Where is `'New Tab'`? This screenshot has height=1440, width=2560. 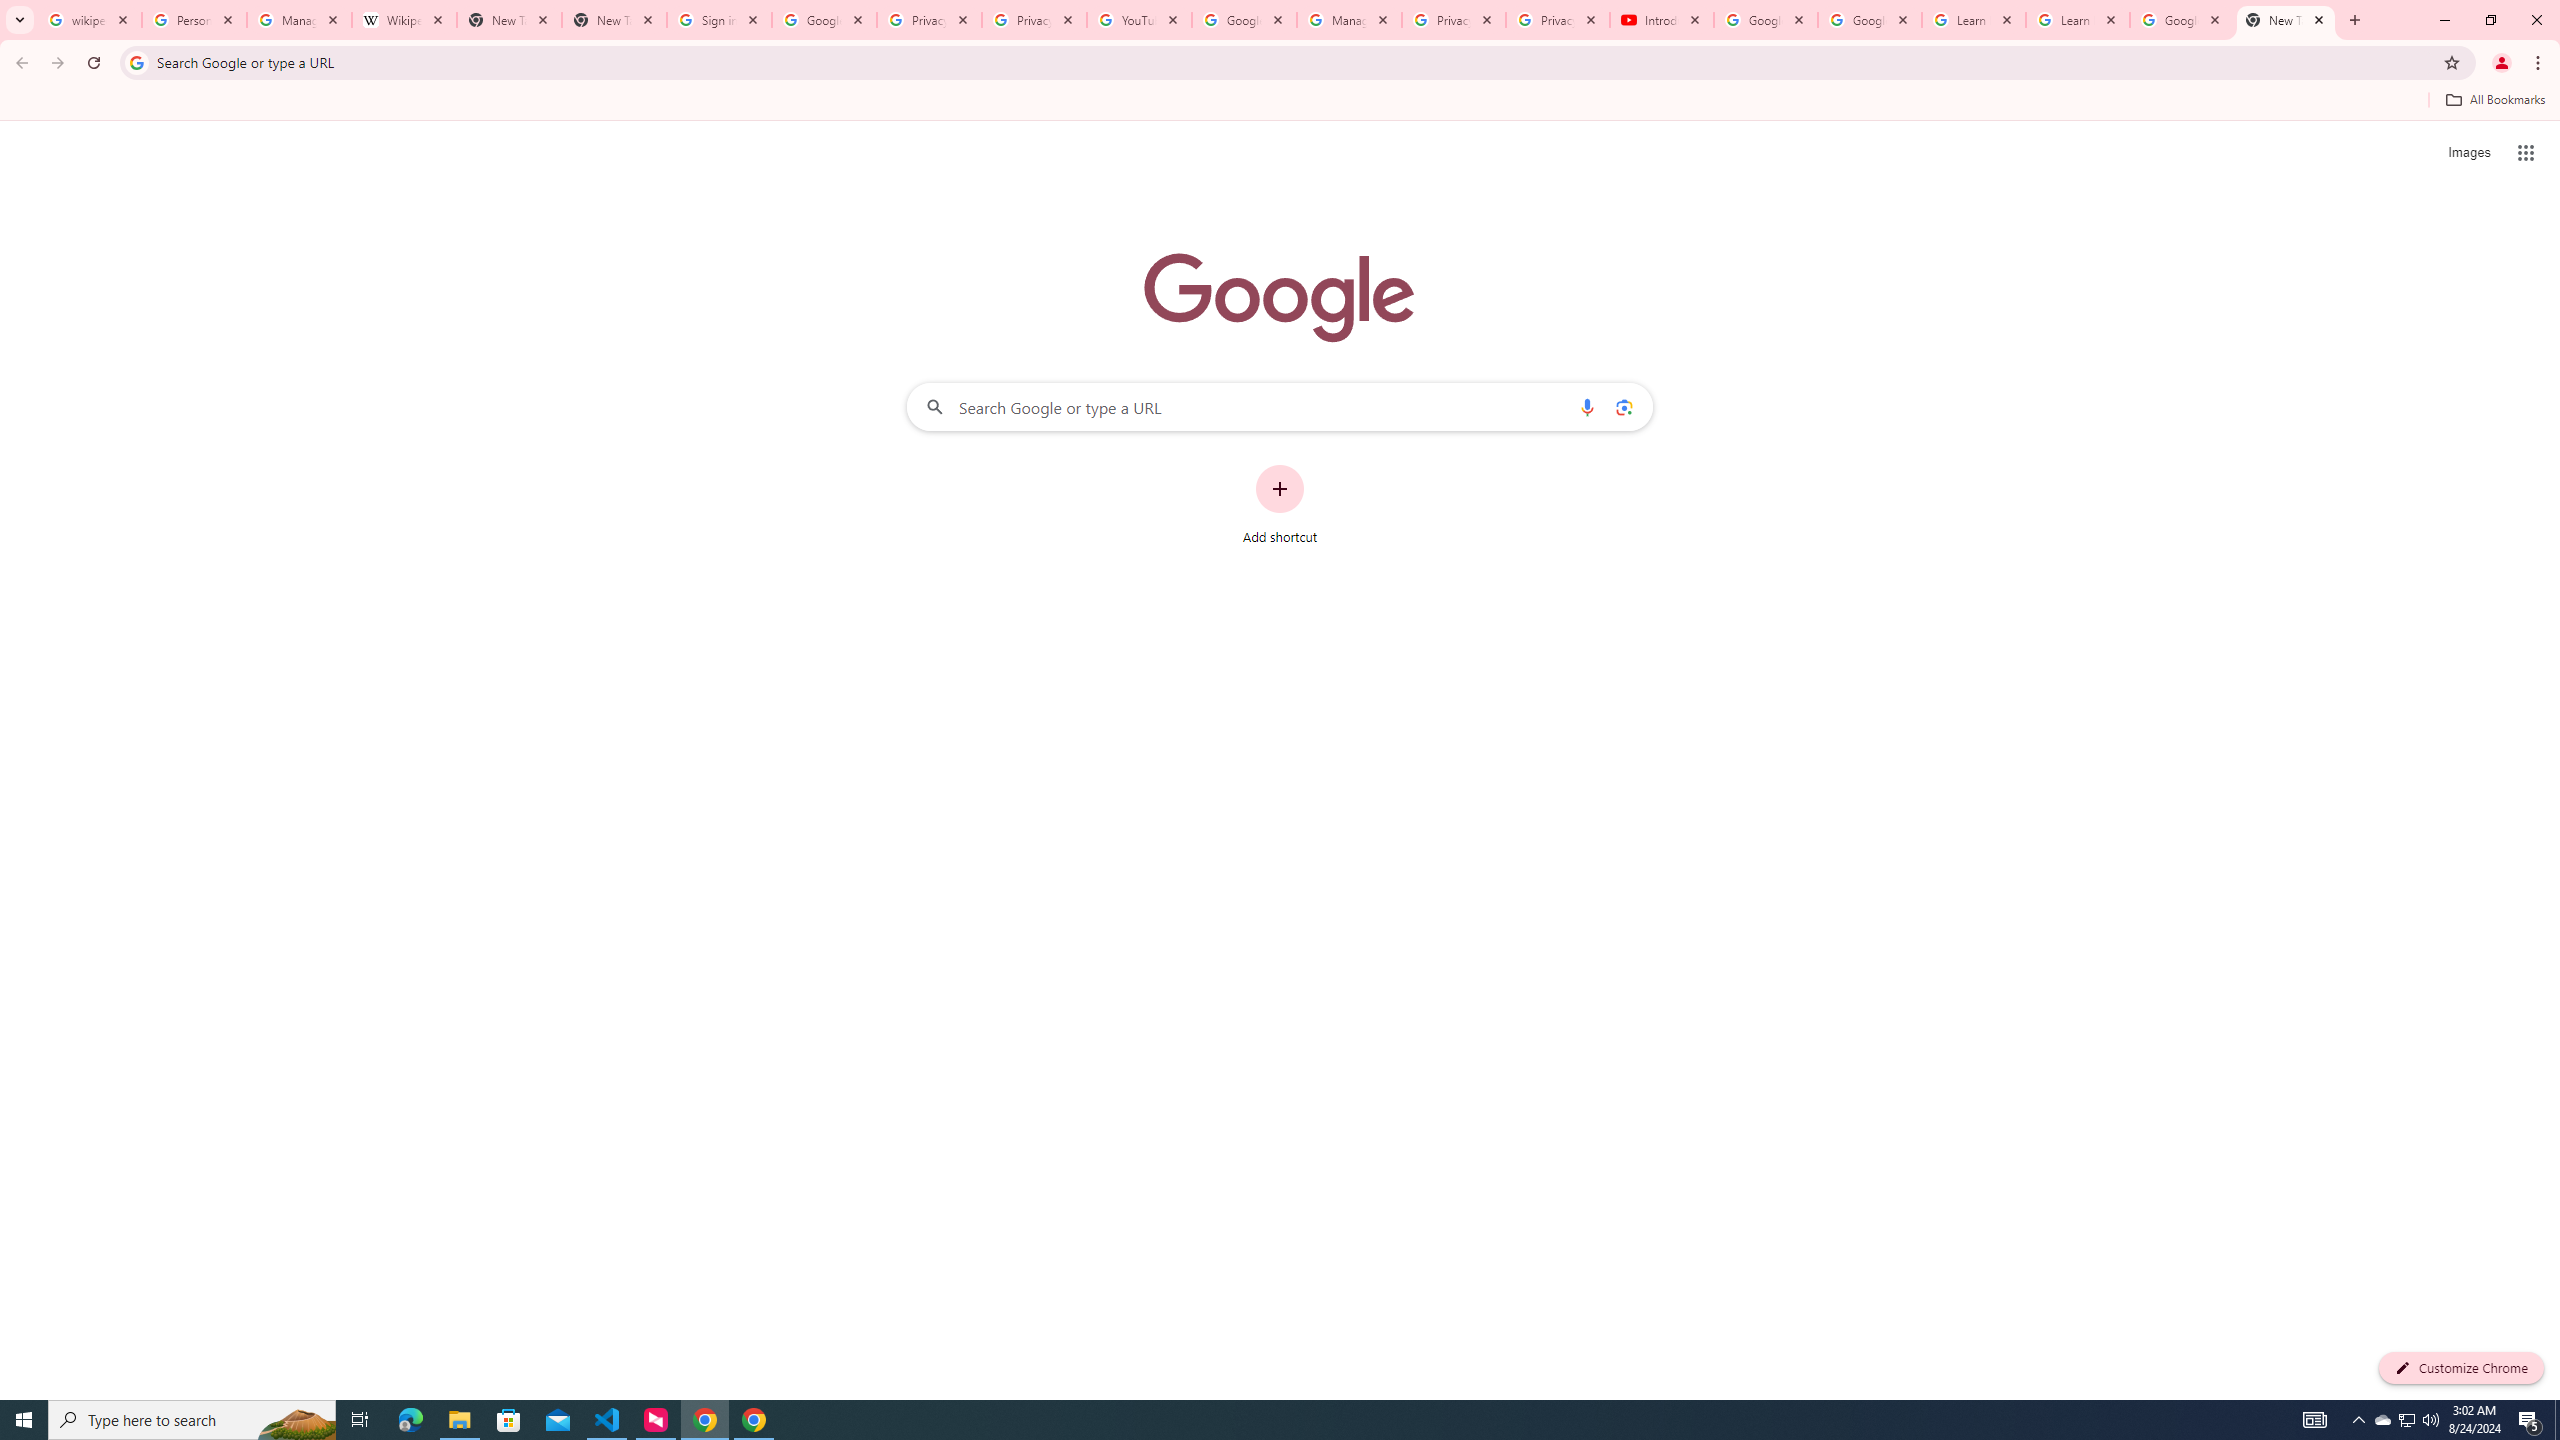
'New Tab' is located at coordinates (2286, 19).